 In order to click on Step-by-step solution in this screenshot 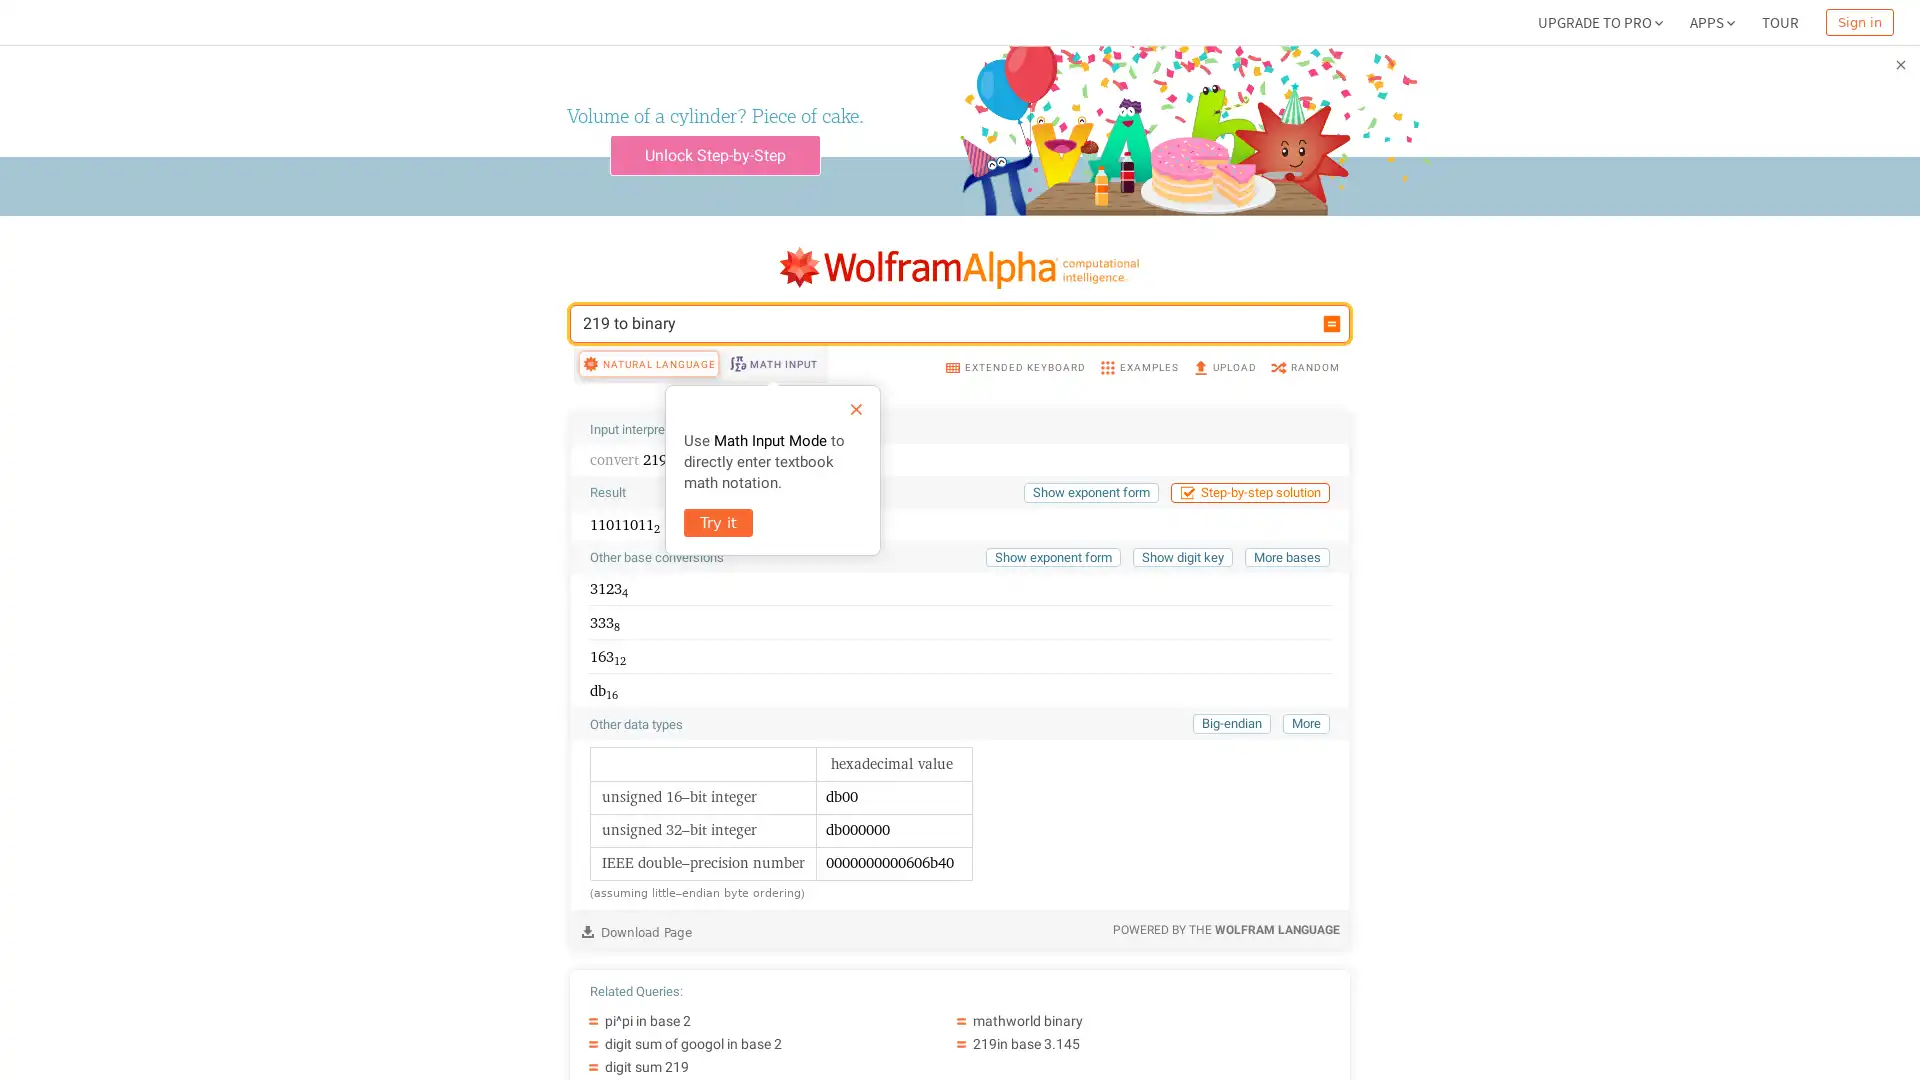, I will do `click(1249, 530)`.